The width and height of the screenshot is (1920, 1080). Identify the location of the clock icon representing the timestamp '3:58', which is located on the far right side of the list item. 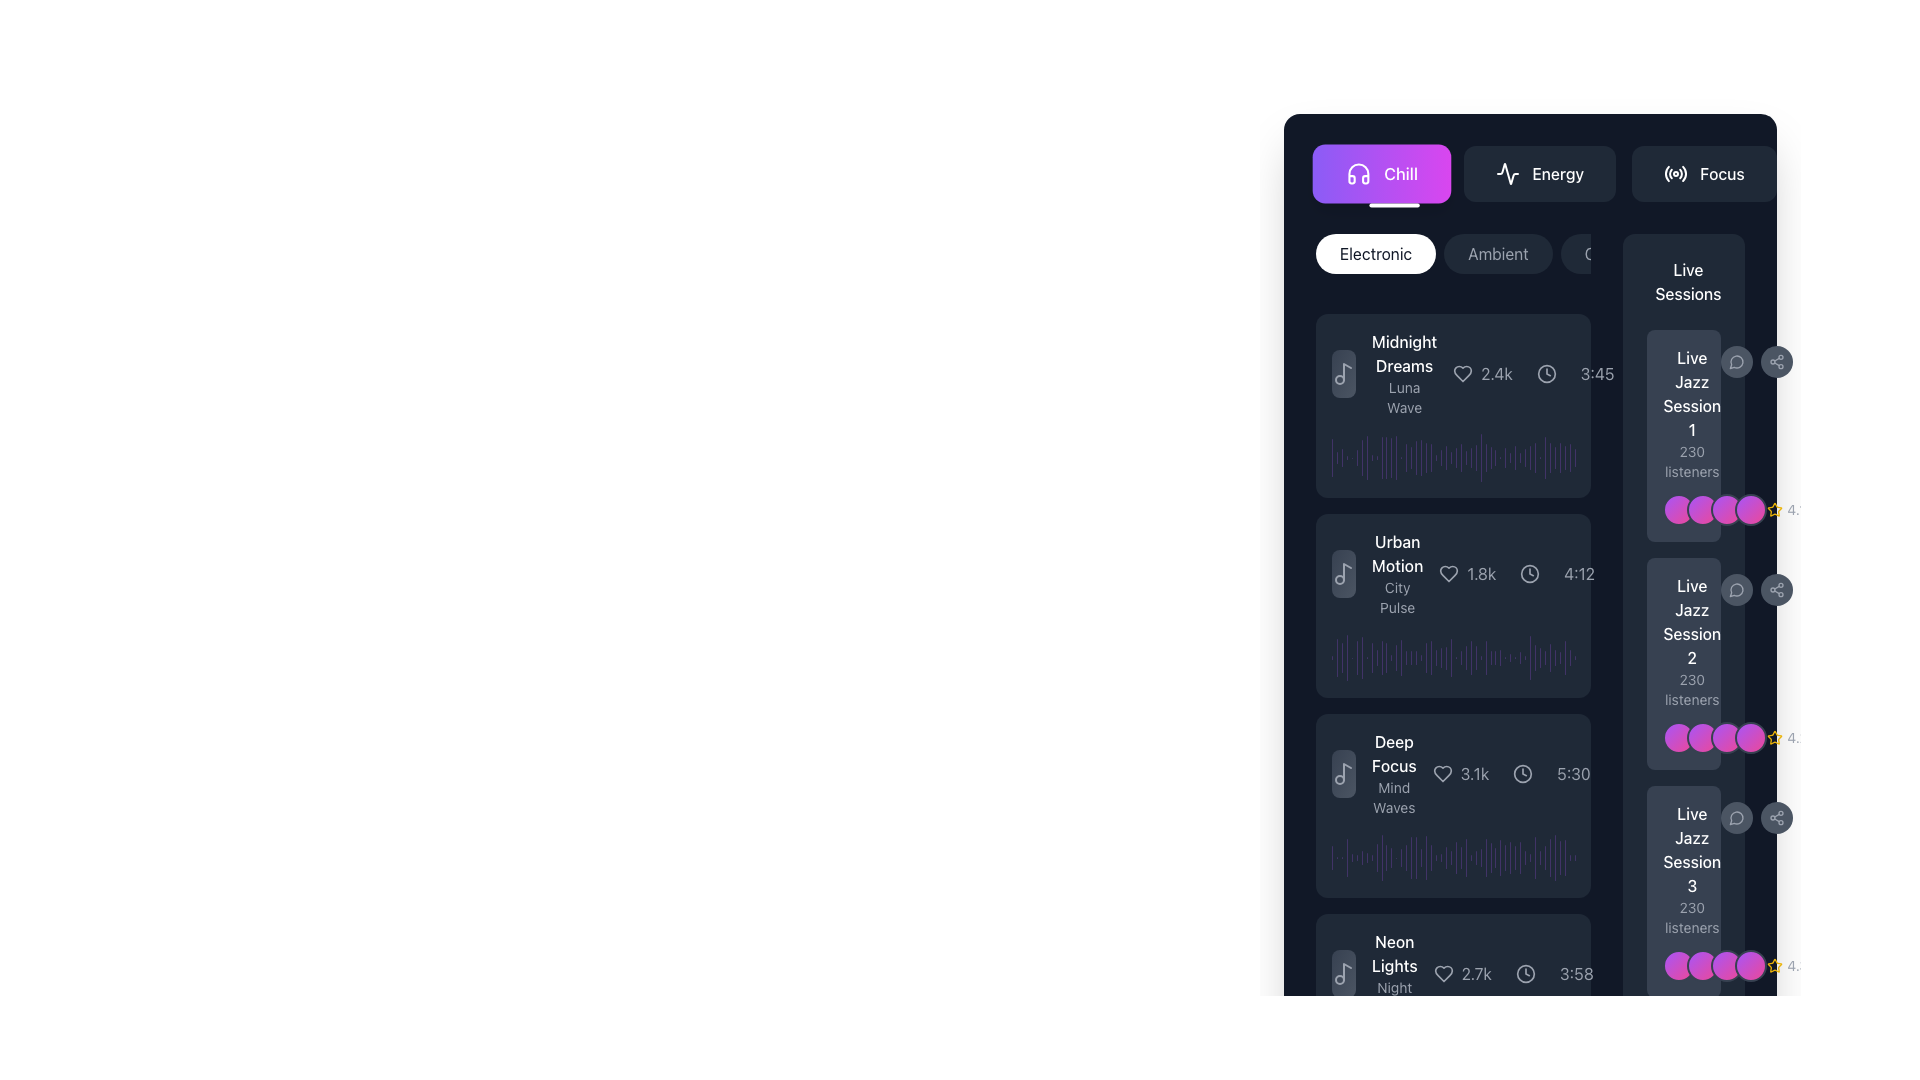
(1524, 973).